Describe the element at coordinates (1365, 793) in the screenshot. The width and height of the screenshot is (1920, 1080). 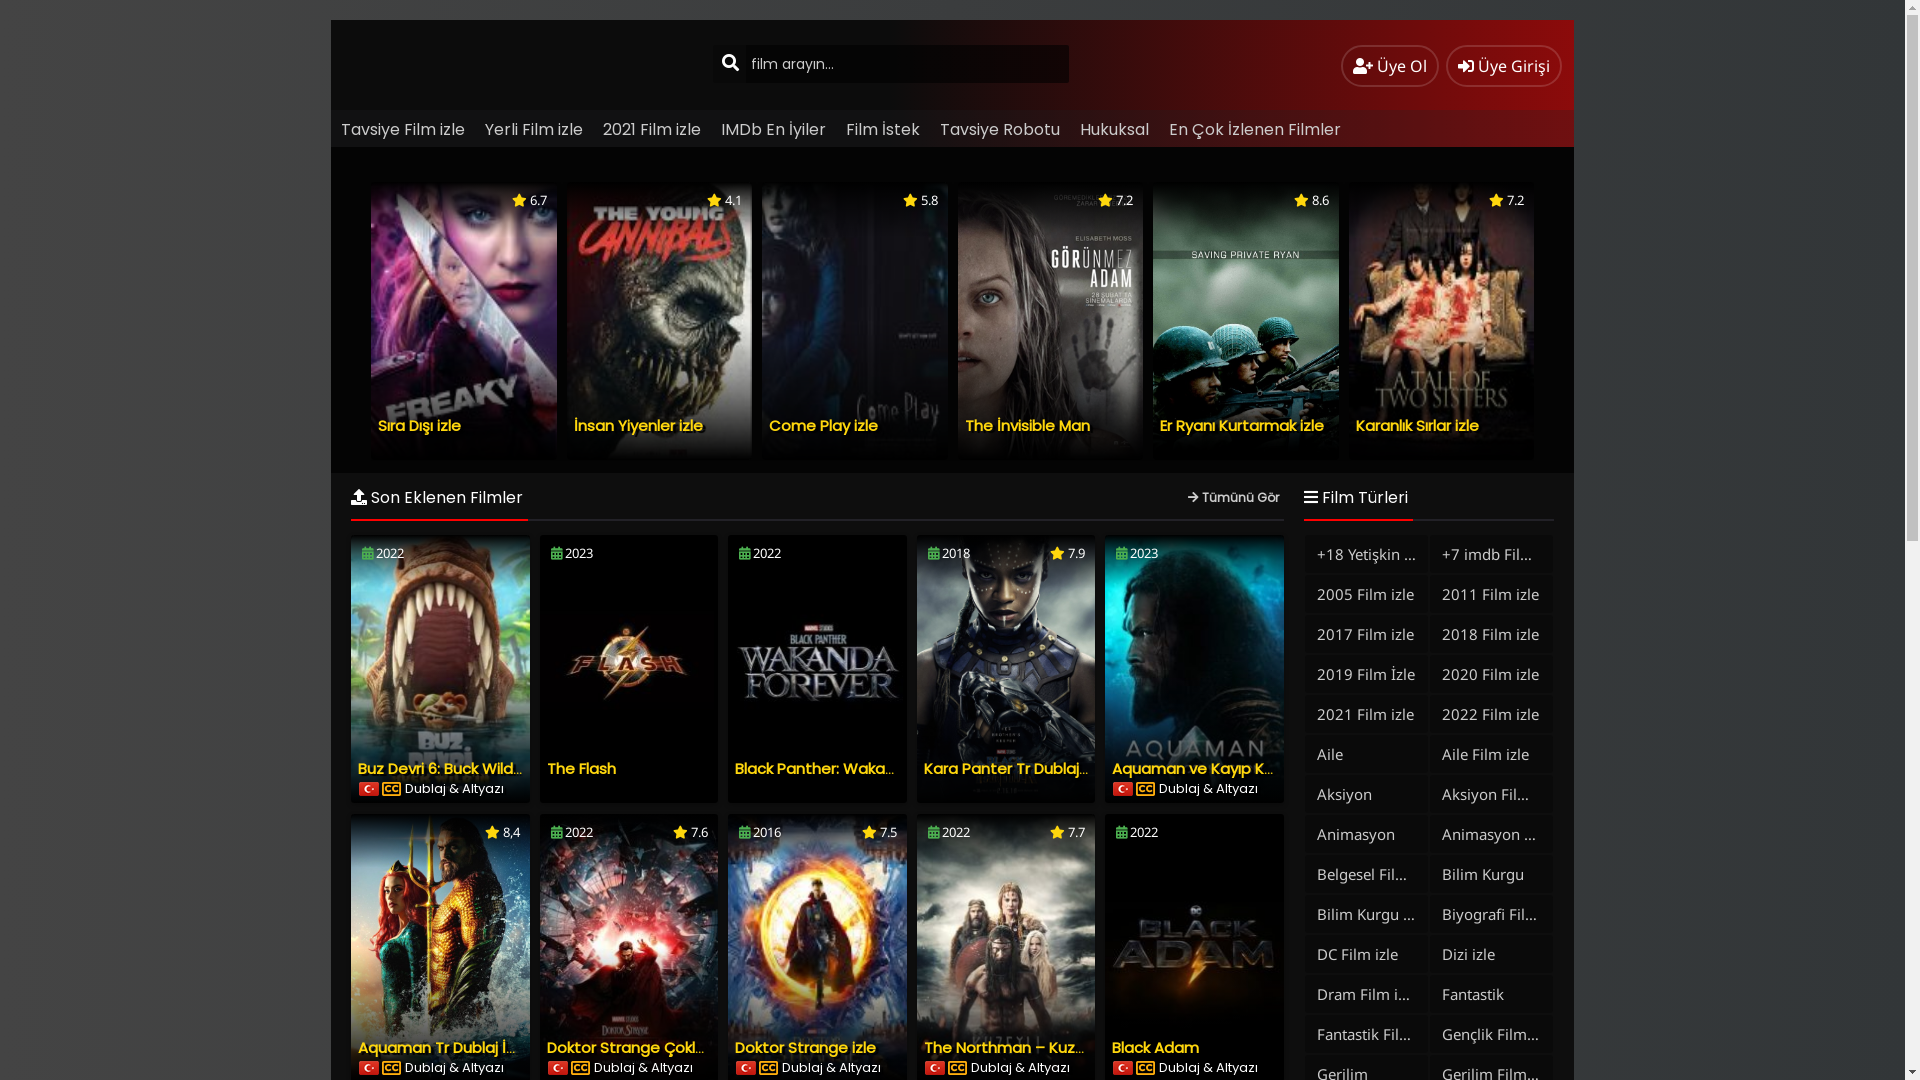
I see `'Aksiyon'` at that location.